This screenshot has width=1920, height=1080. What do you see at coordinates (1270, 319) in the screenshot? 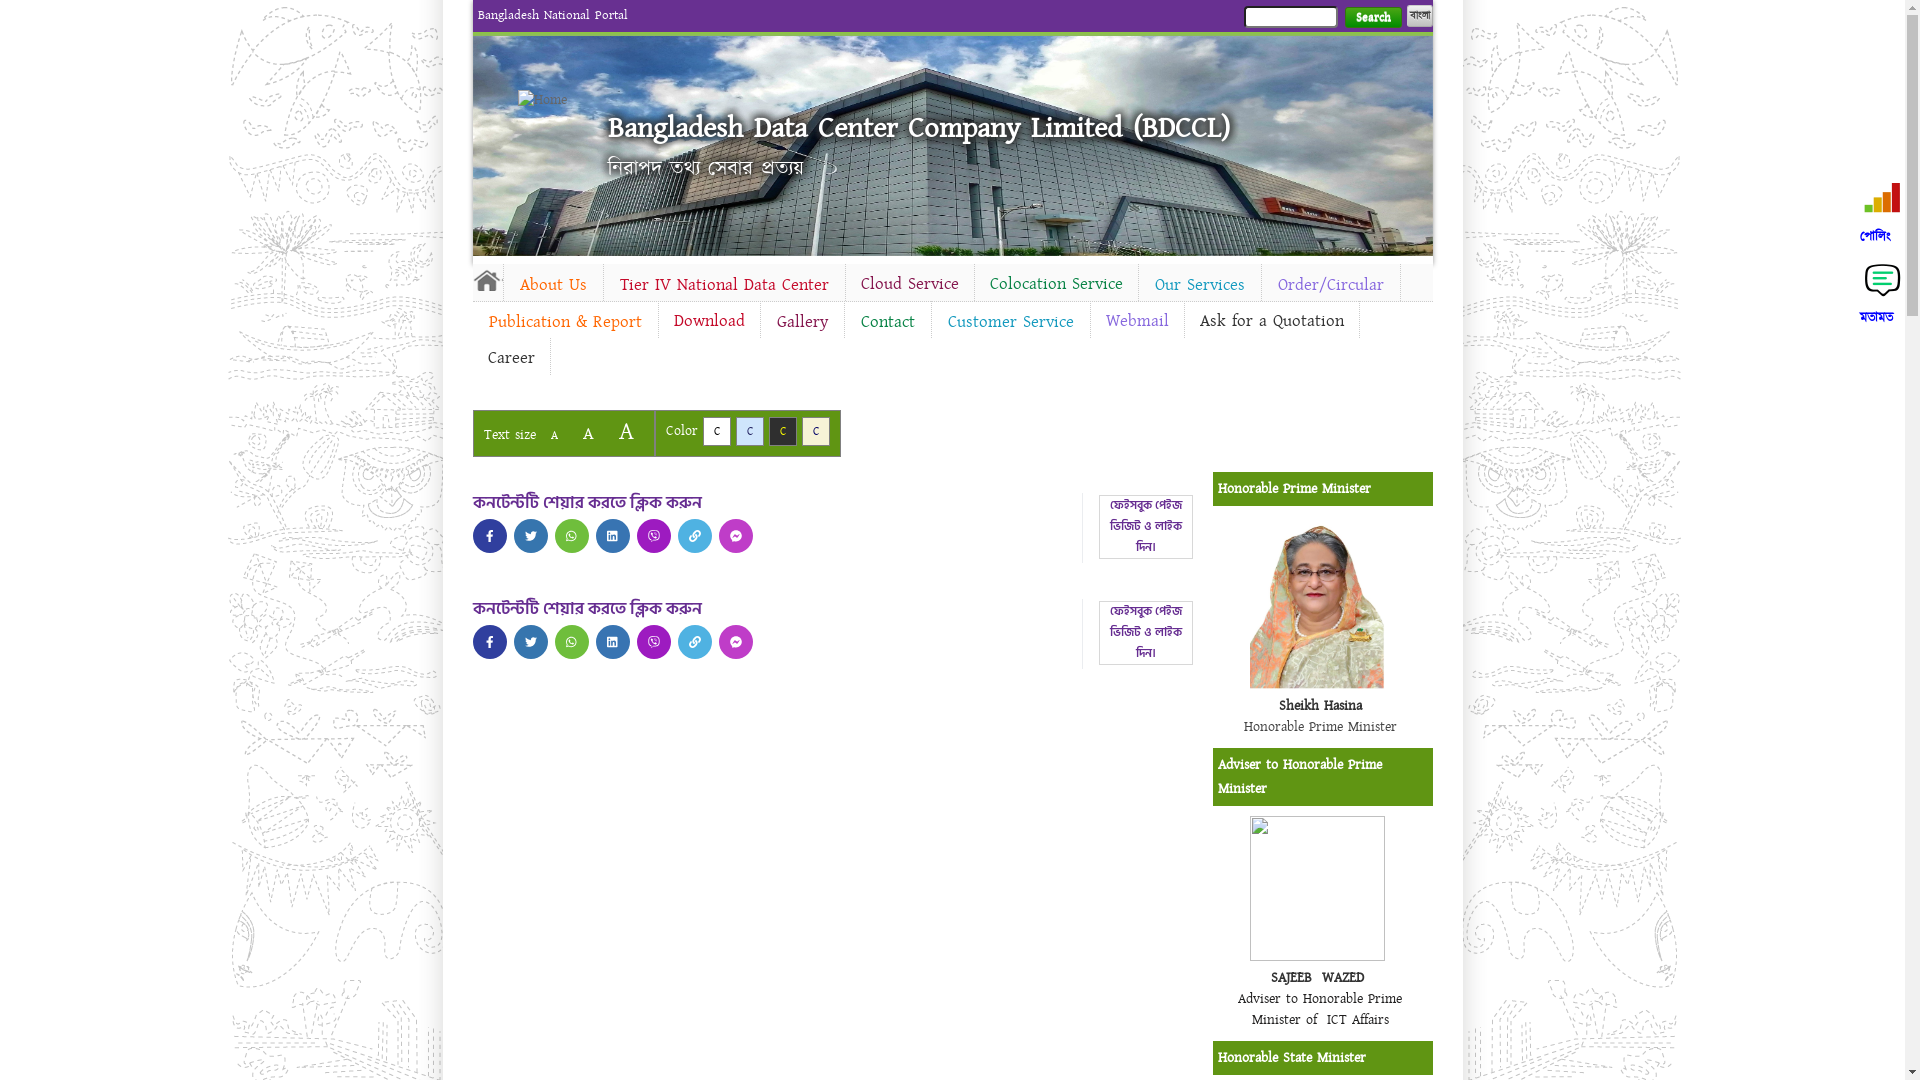
I see `'Ask for a Quotation'` at bounding box center [1270, 319].